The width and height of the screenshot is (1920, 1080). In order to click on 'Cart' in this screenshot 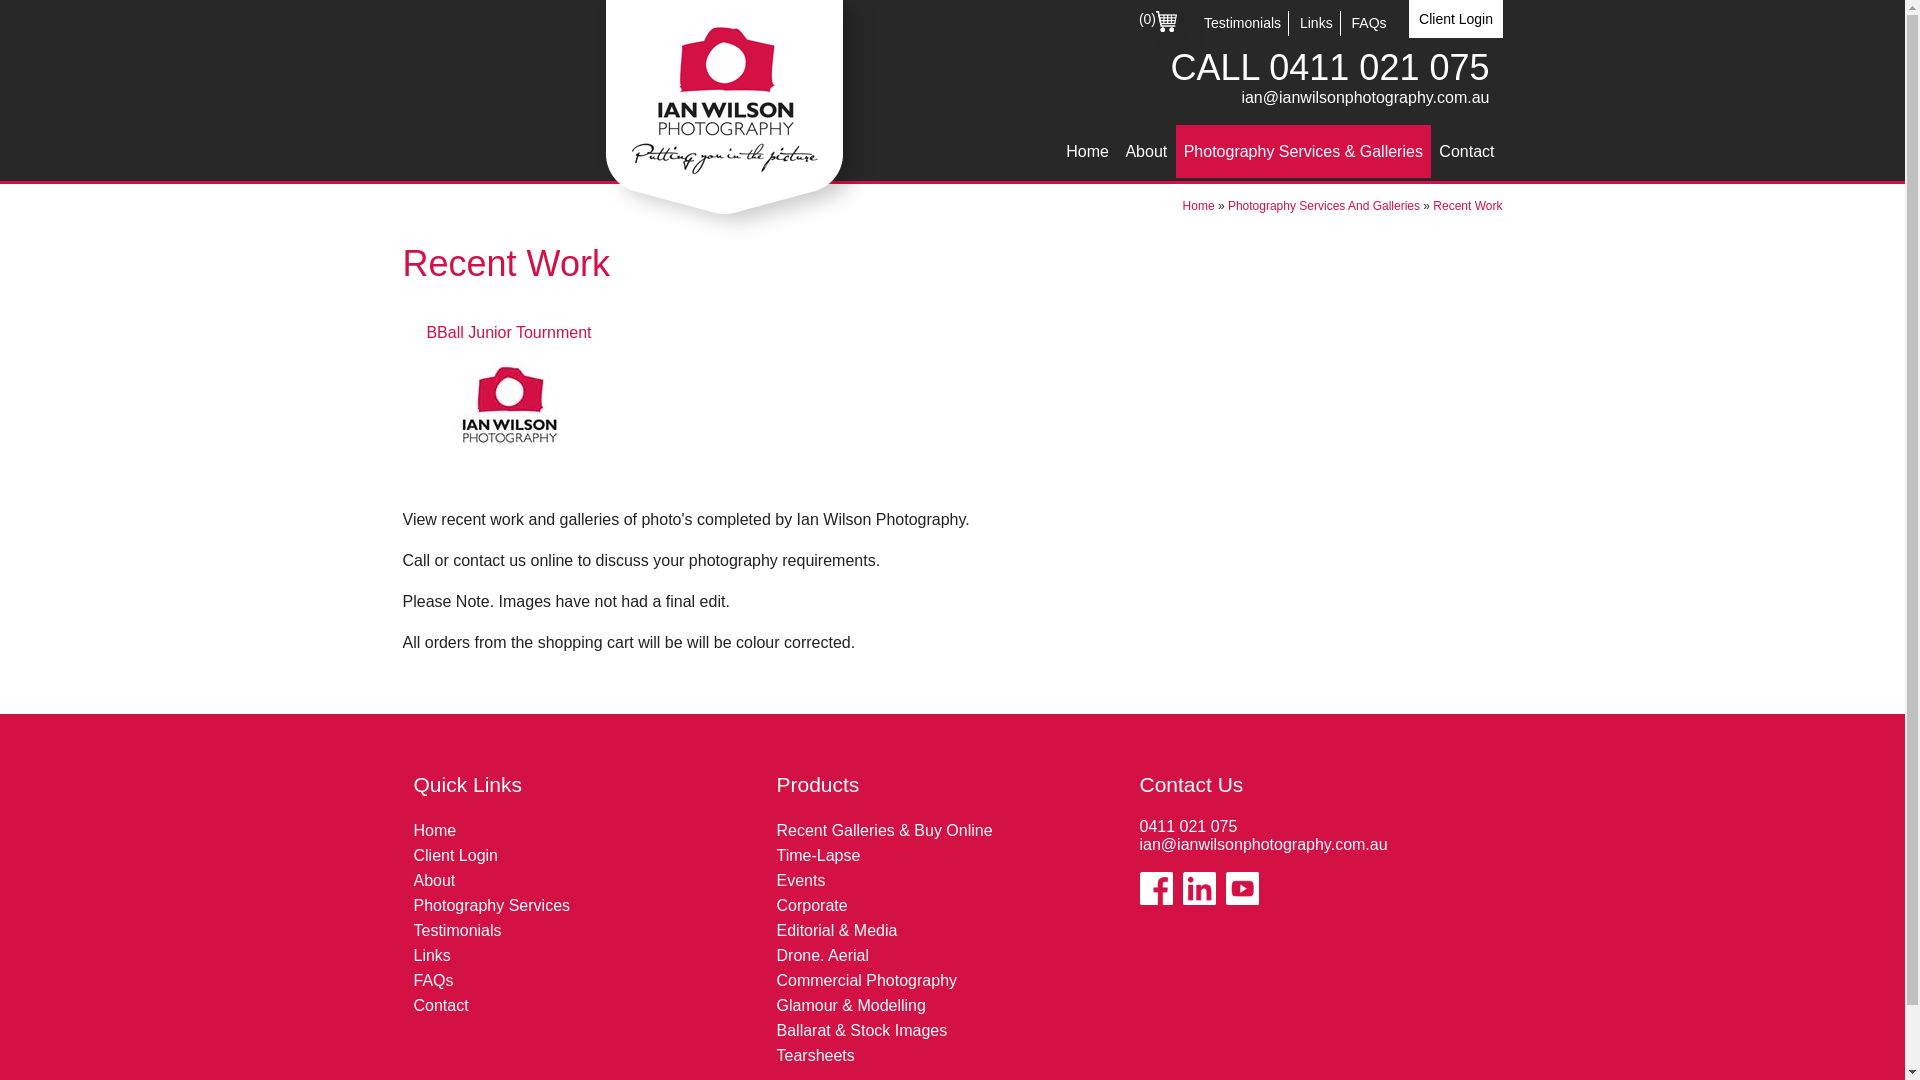, I will do `click(1166, 21)`.